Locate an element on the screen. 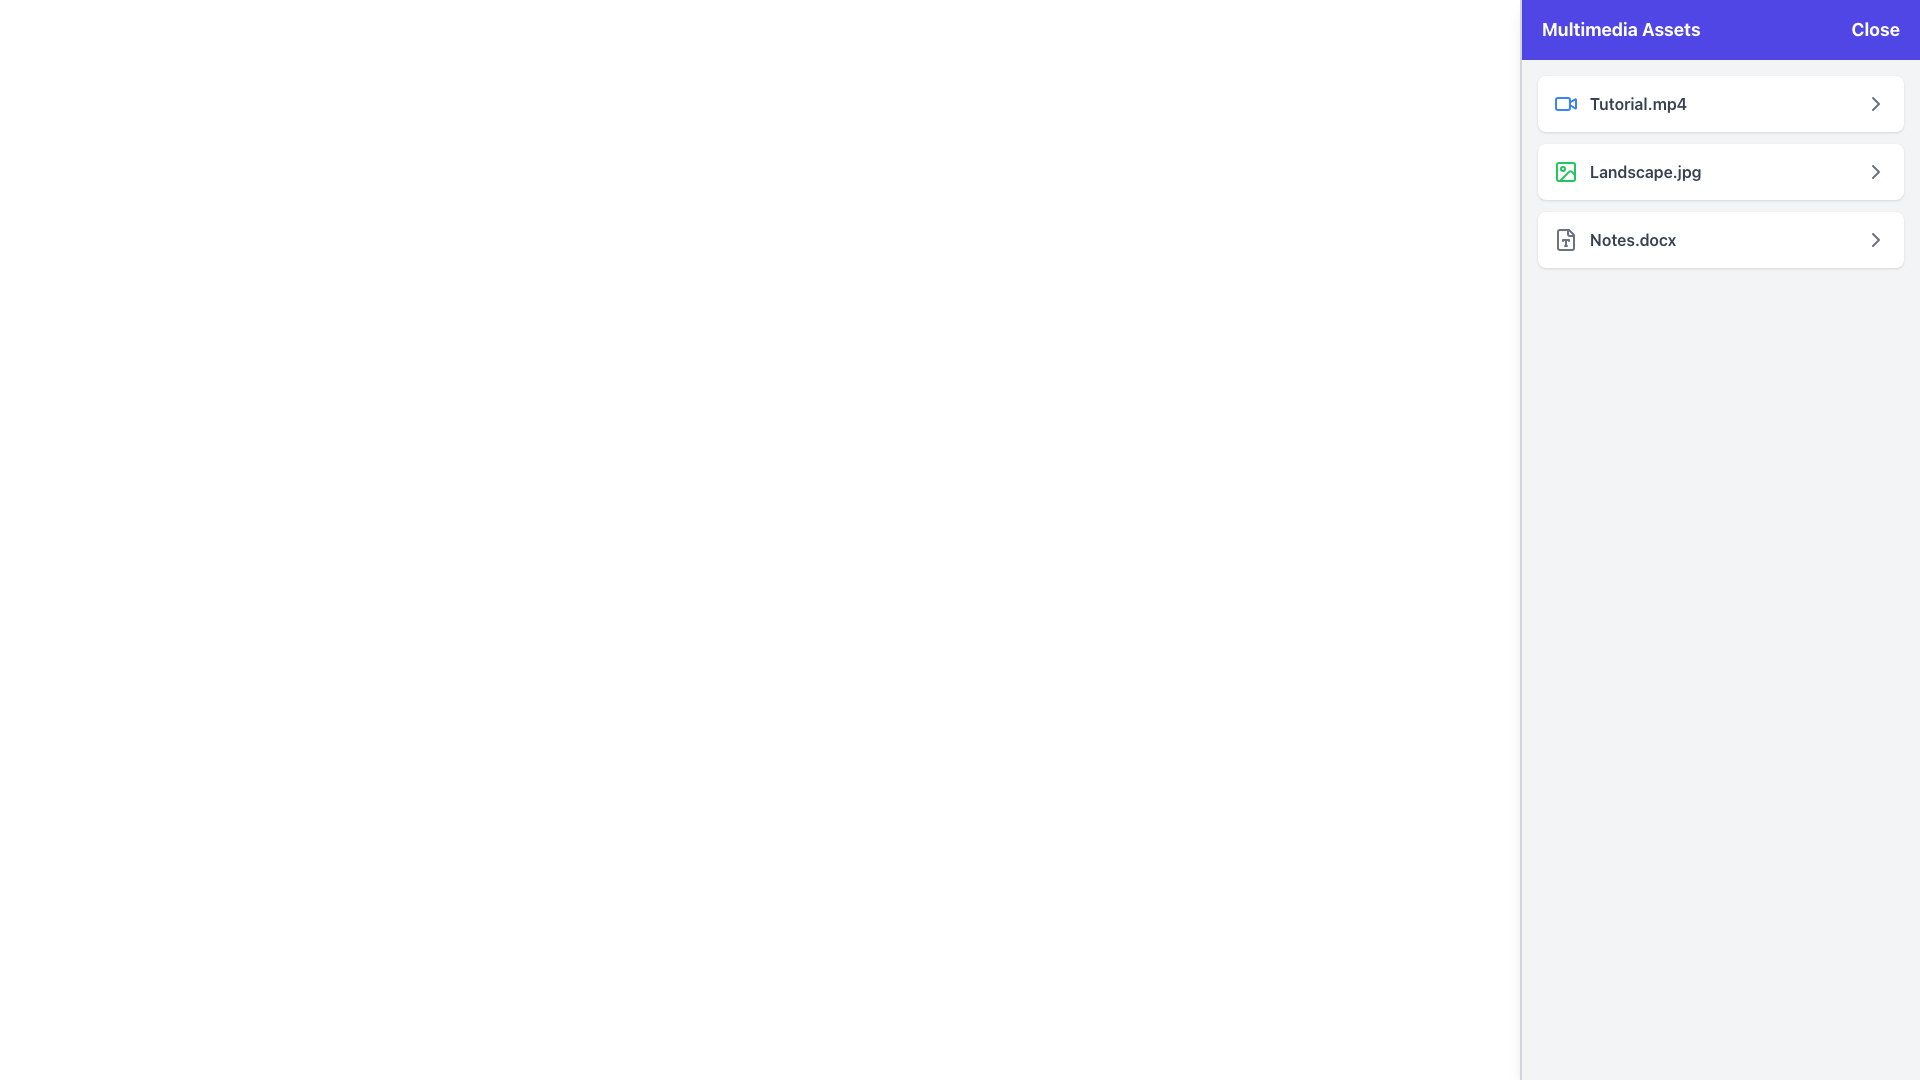 The image size is (1920, 1080). the play triangle icon, which is part of the video play button located on the right side of the sidebar menu is located at coordinates (1572, 103).